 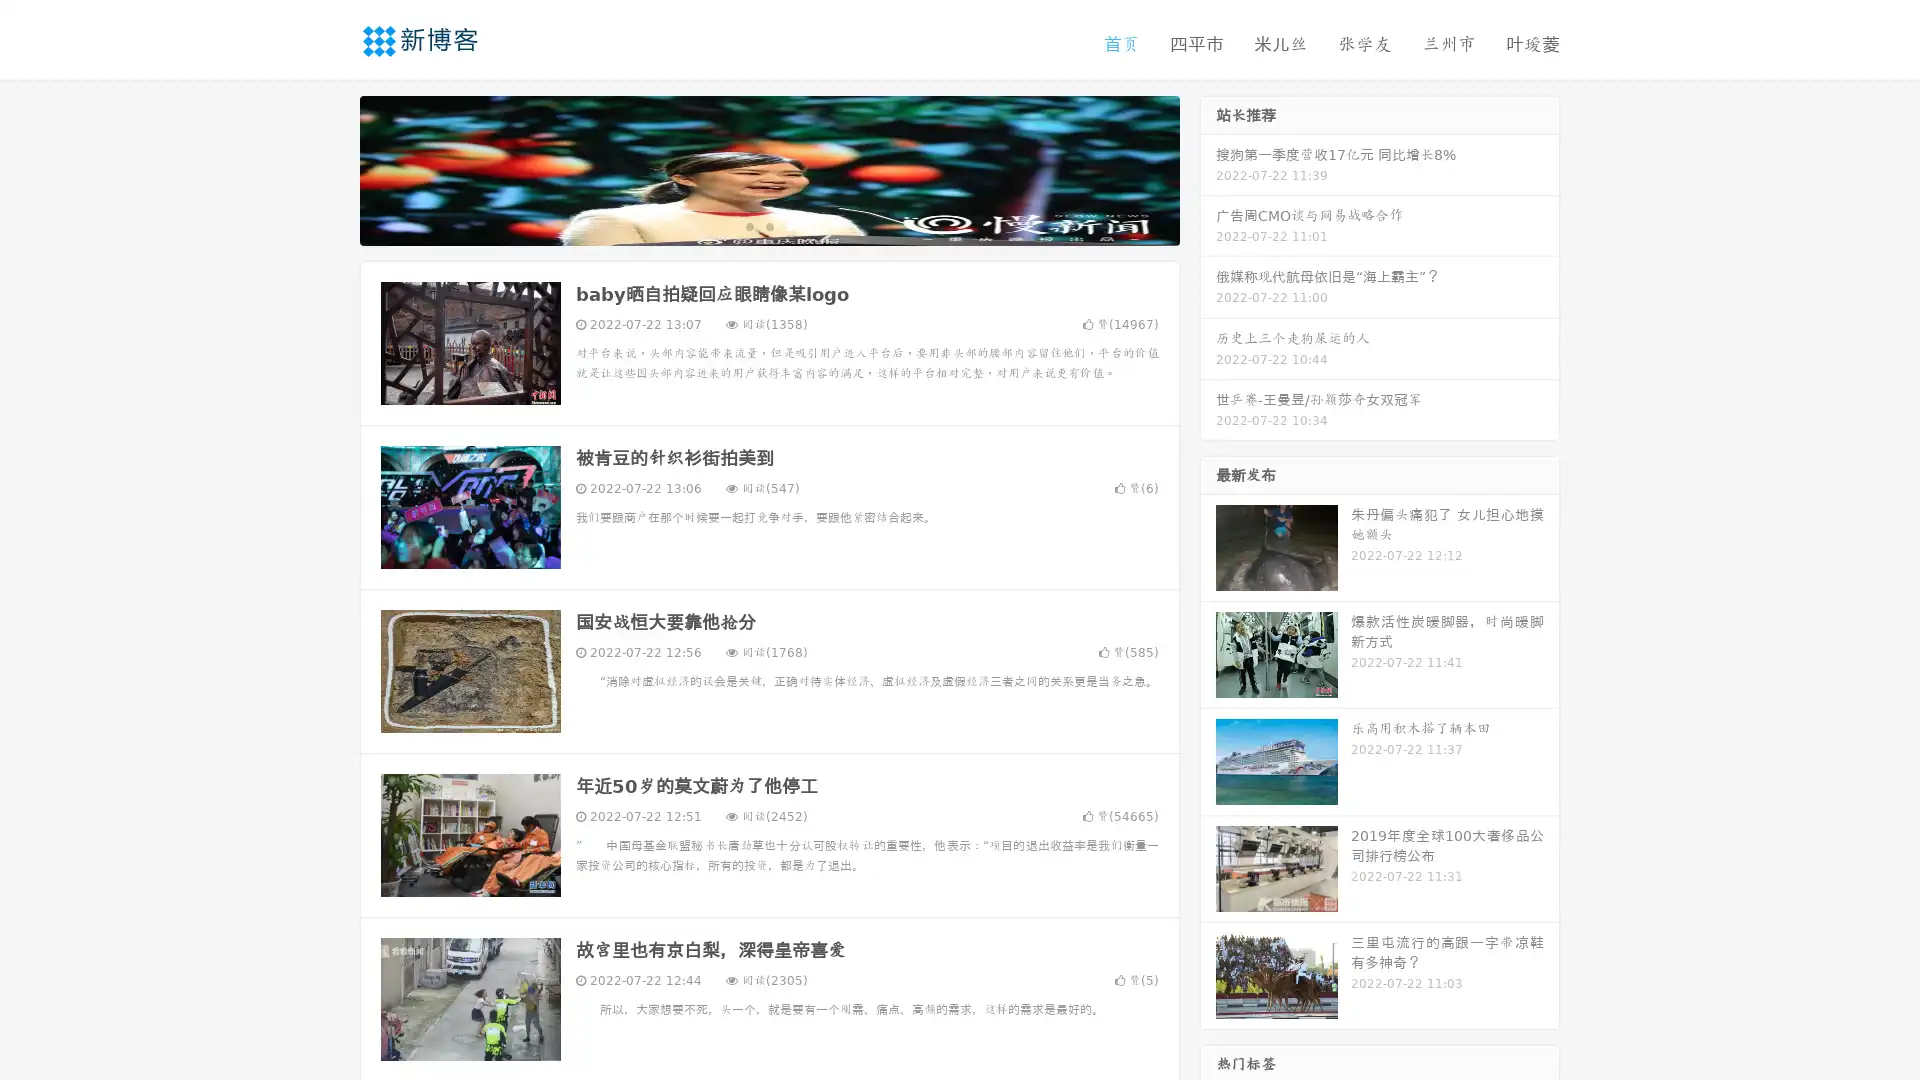 I want to click on Previous slide, so click(x=330, y=168).